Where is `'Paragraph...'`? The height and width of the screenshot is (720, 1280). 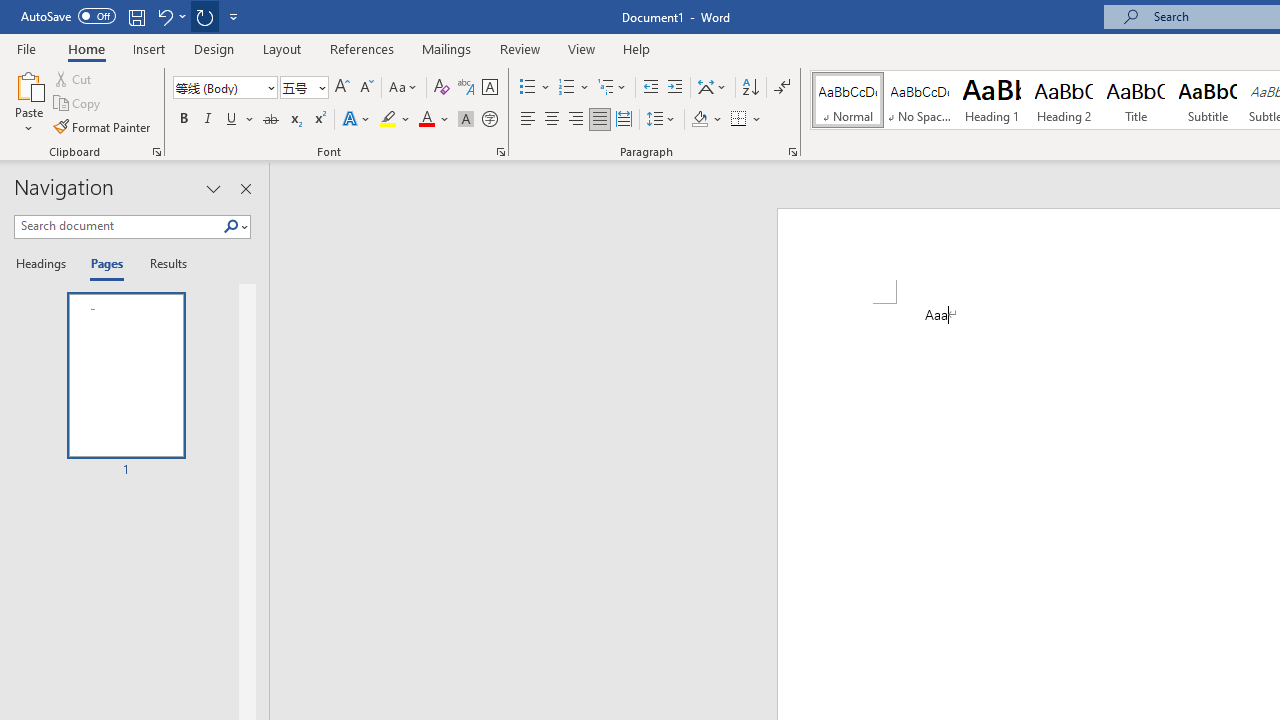 'Paragraph...' is located at coordinates (791, 150).